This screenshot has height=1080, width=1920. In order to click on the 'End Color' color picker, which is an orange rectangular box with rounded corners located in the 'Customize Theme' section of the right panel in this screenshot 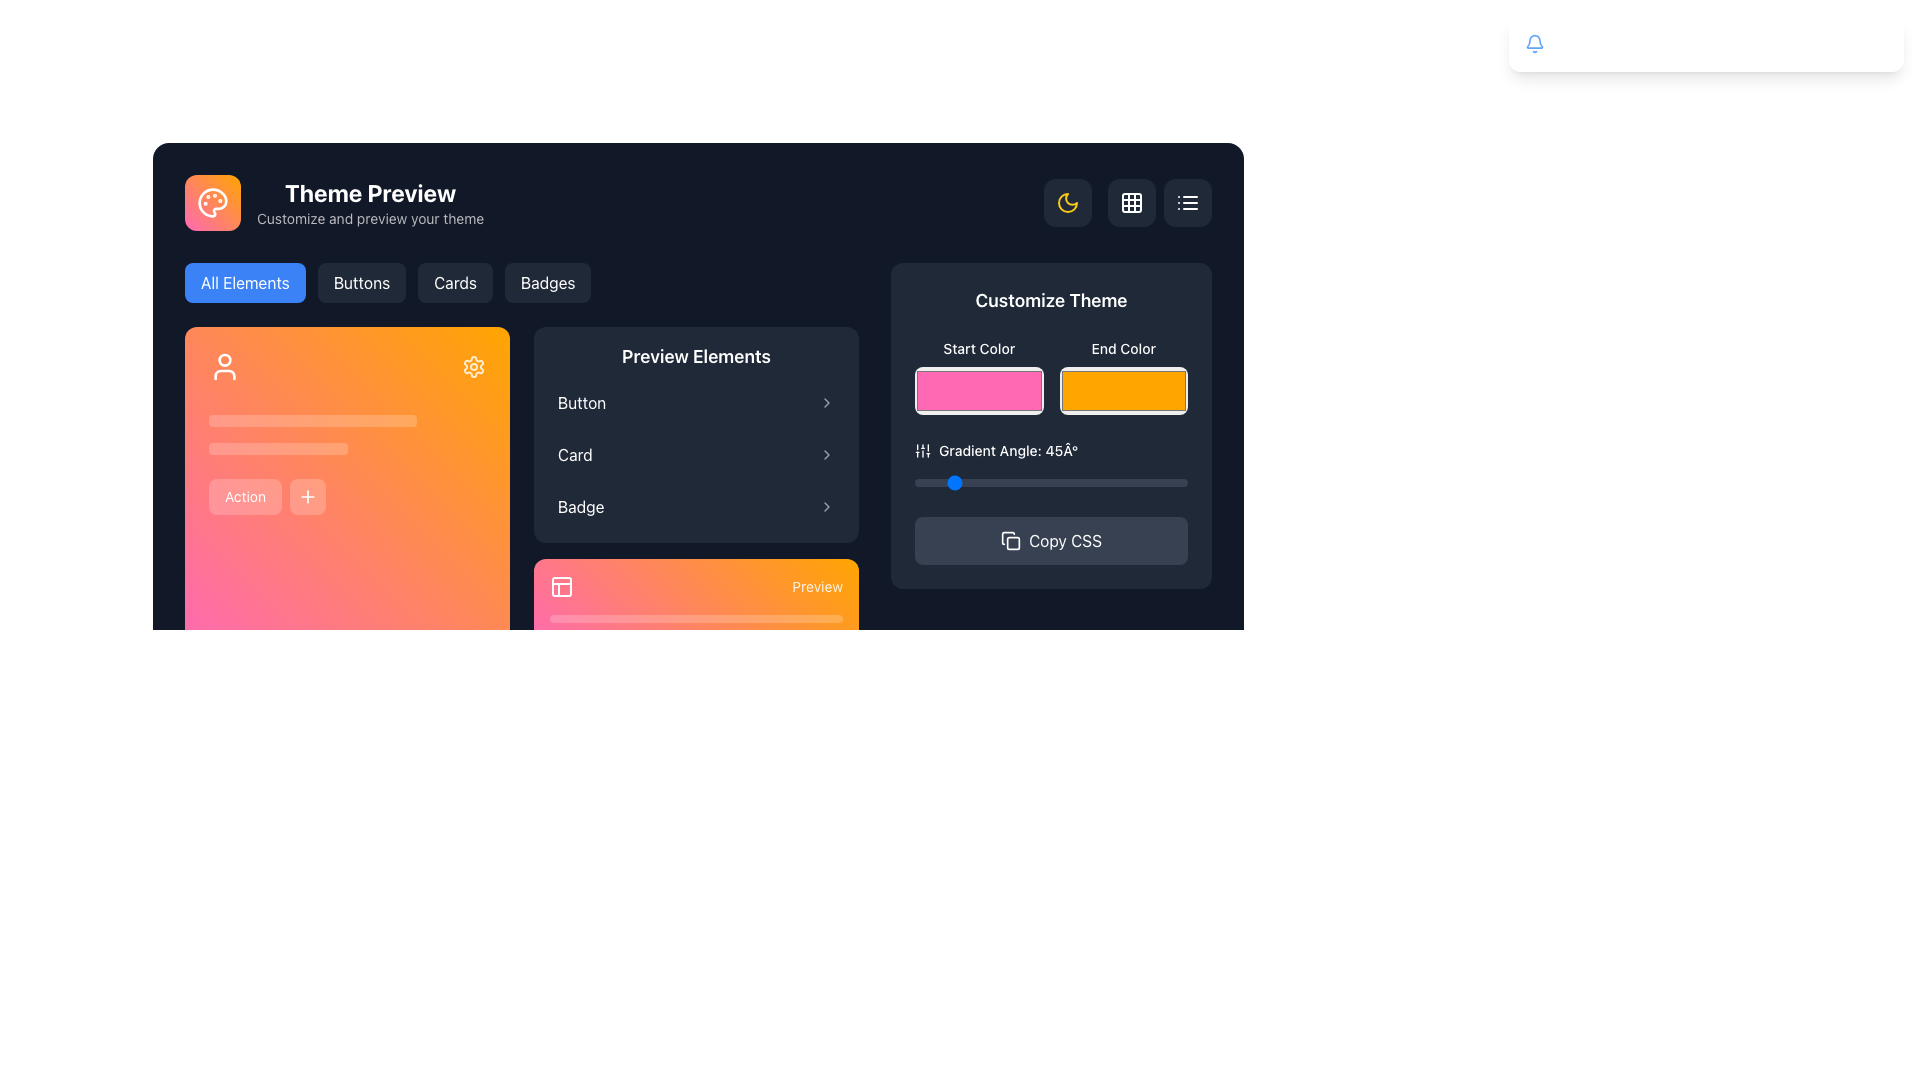, I will do `click(1123, 378)`.